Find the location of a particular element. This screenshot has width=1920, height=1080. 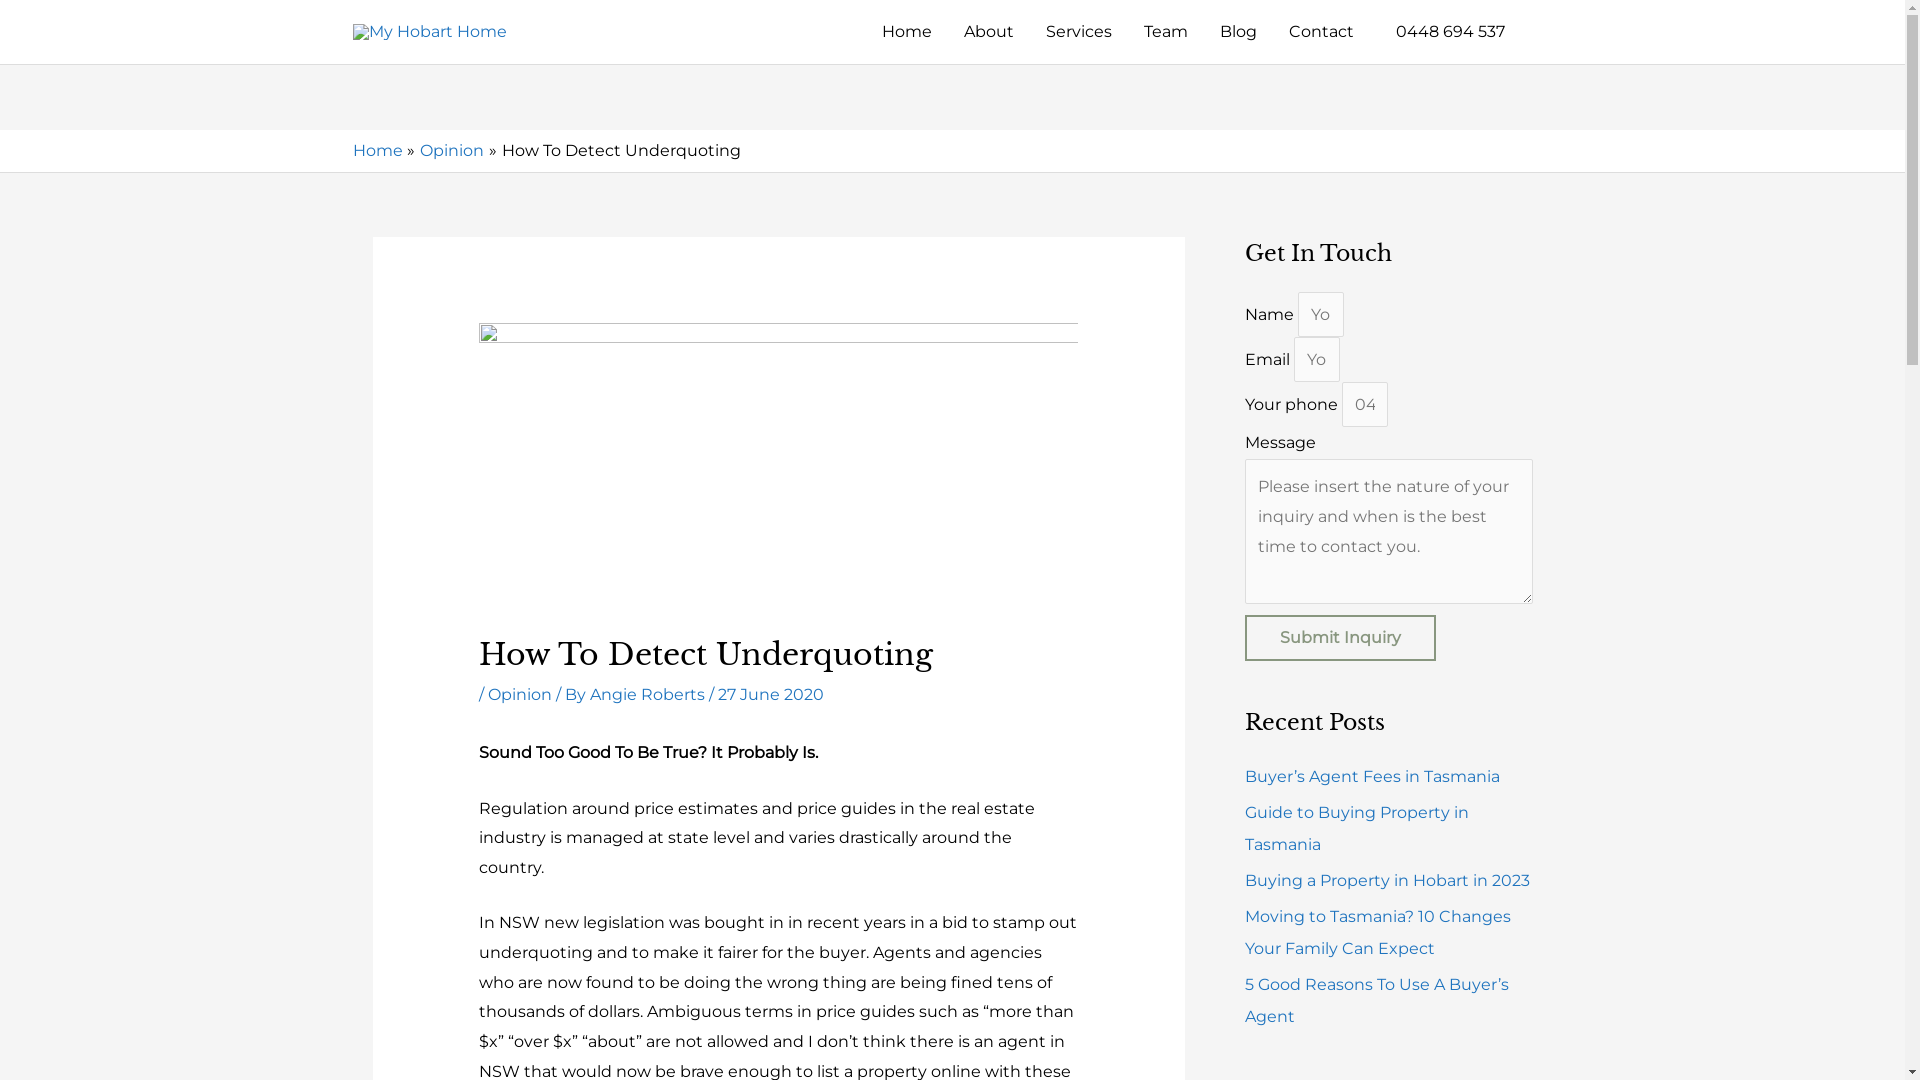

'Services' is located at coordinates (1078, 31).